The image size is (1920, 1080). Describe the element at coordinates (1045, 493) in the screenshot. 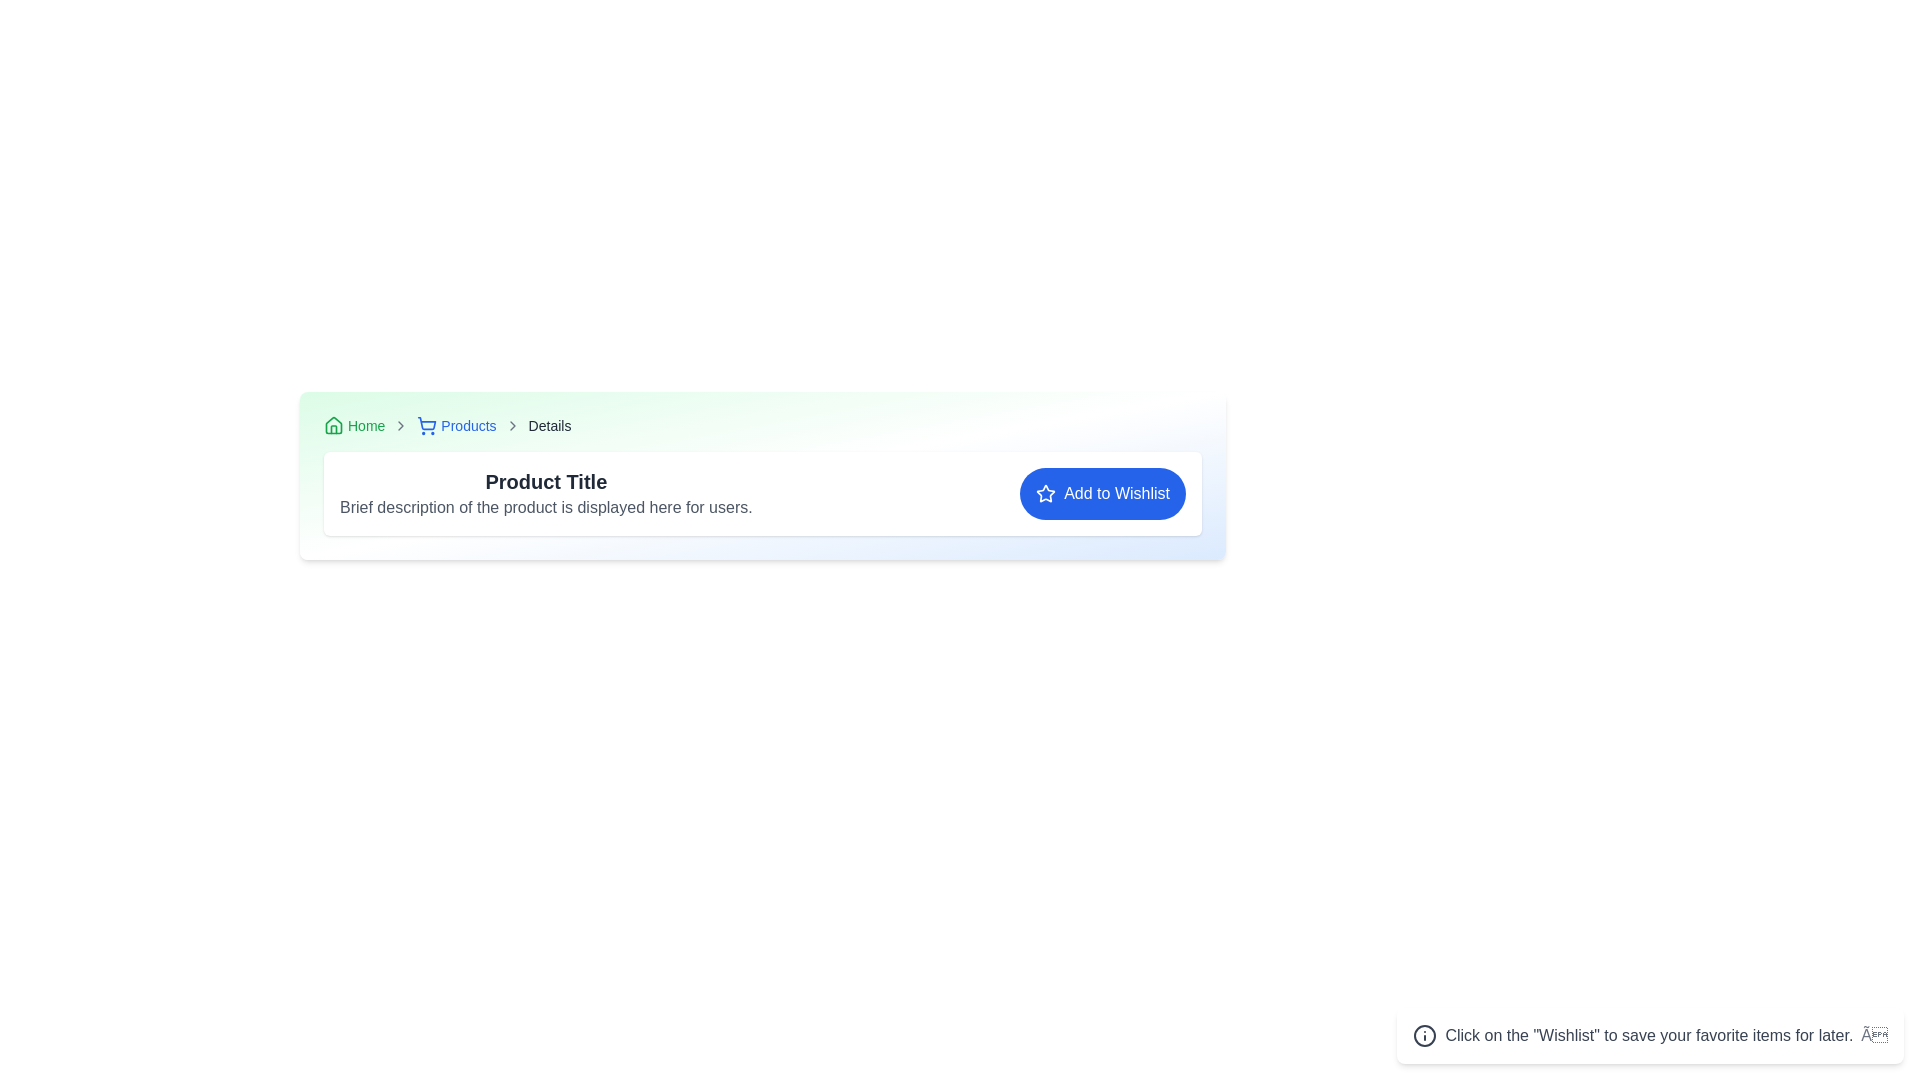

I see `the star-shaped icon with a blue outline and white fill, which is` at that location.